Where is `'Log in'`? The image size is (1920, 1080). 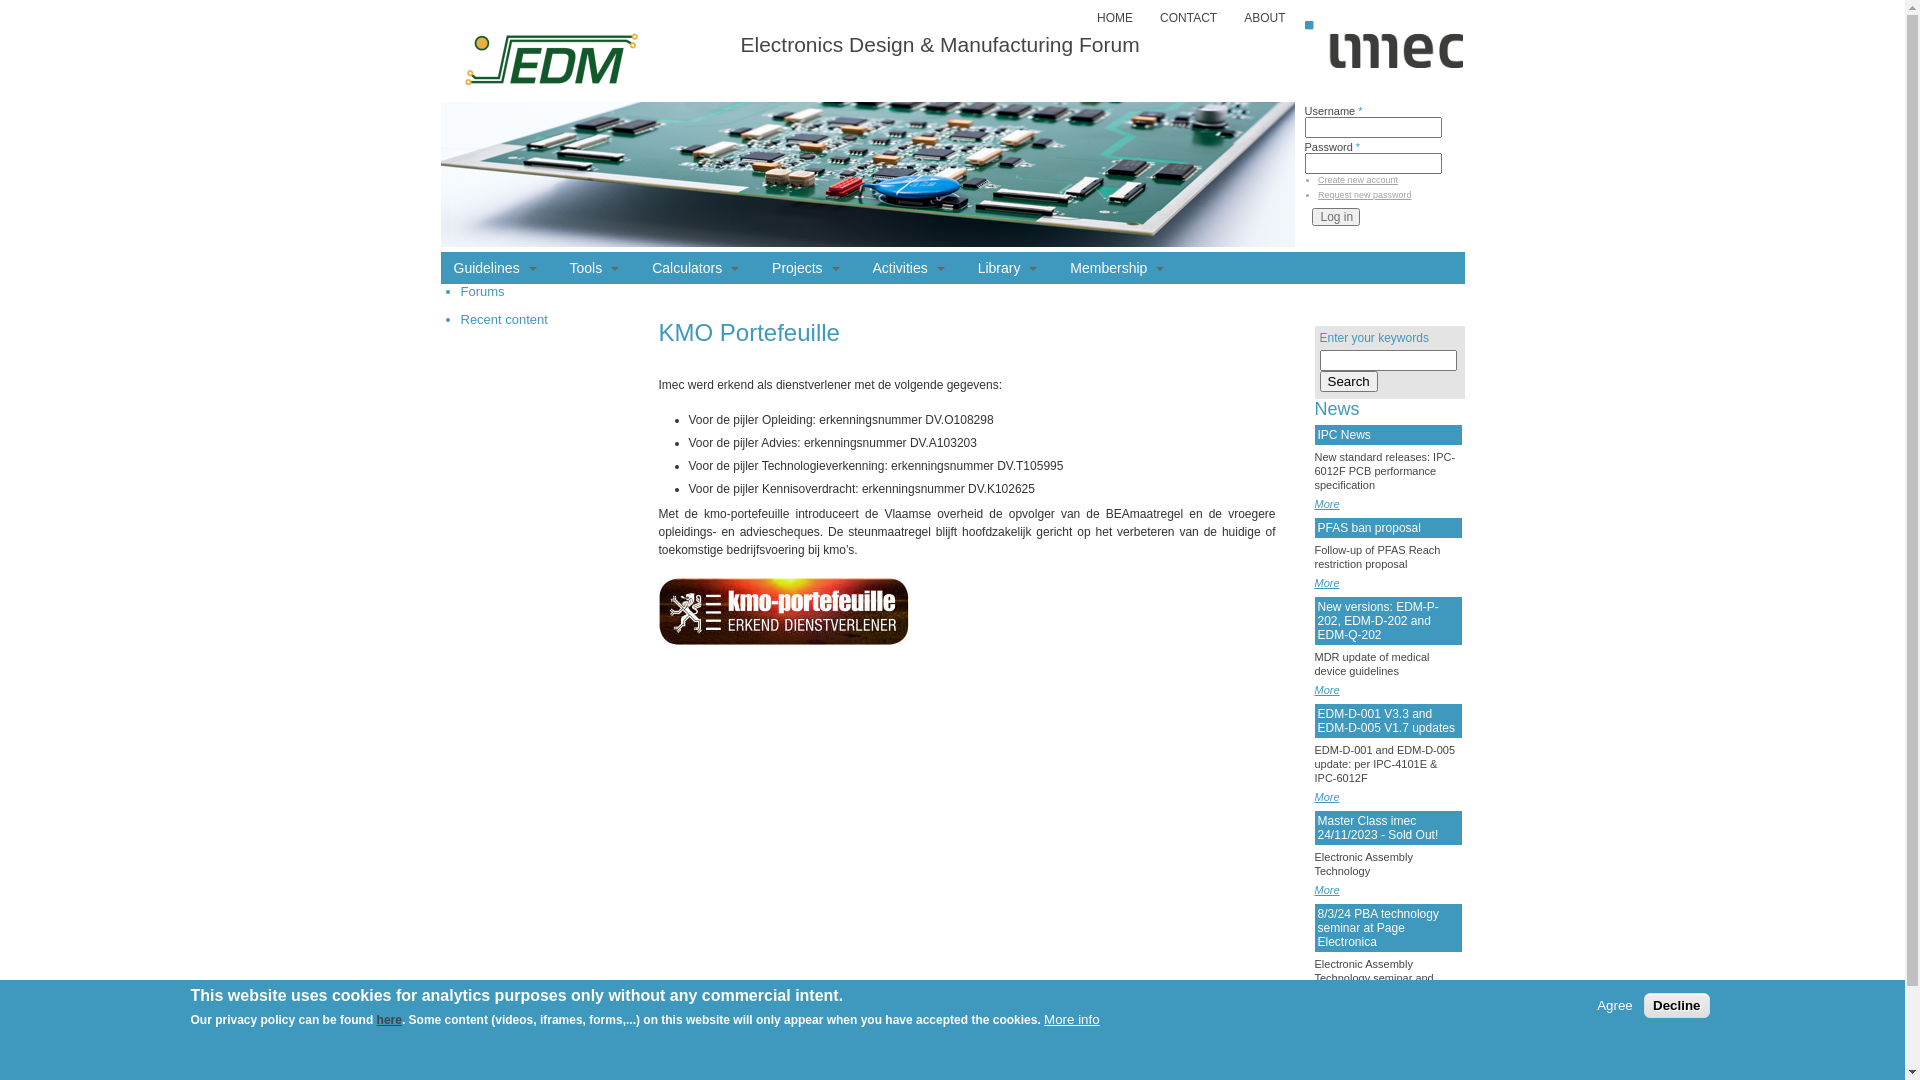 'Log in' is located at coordinates (1336, 216).